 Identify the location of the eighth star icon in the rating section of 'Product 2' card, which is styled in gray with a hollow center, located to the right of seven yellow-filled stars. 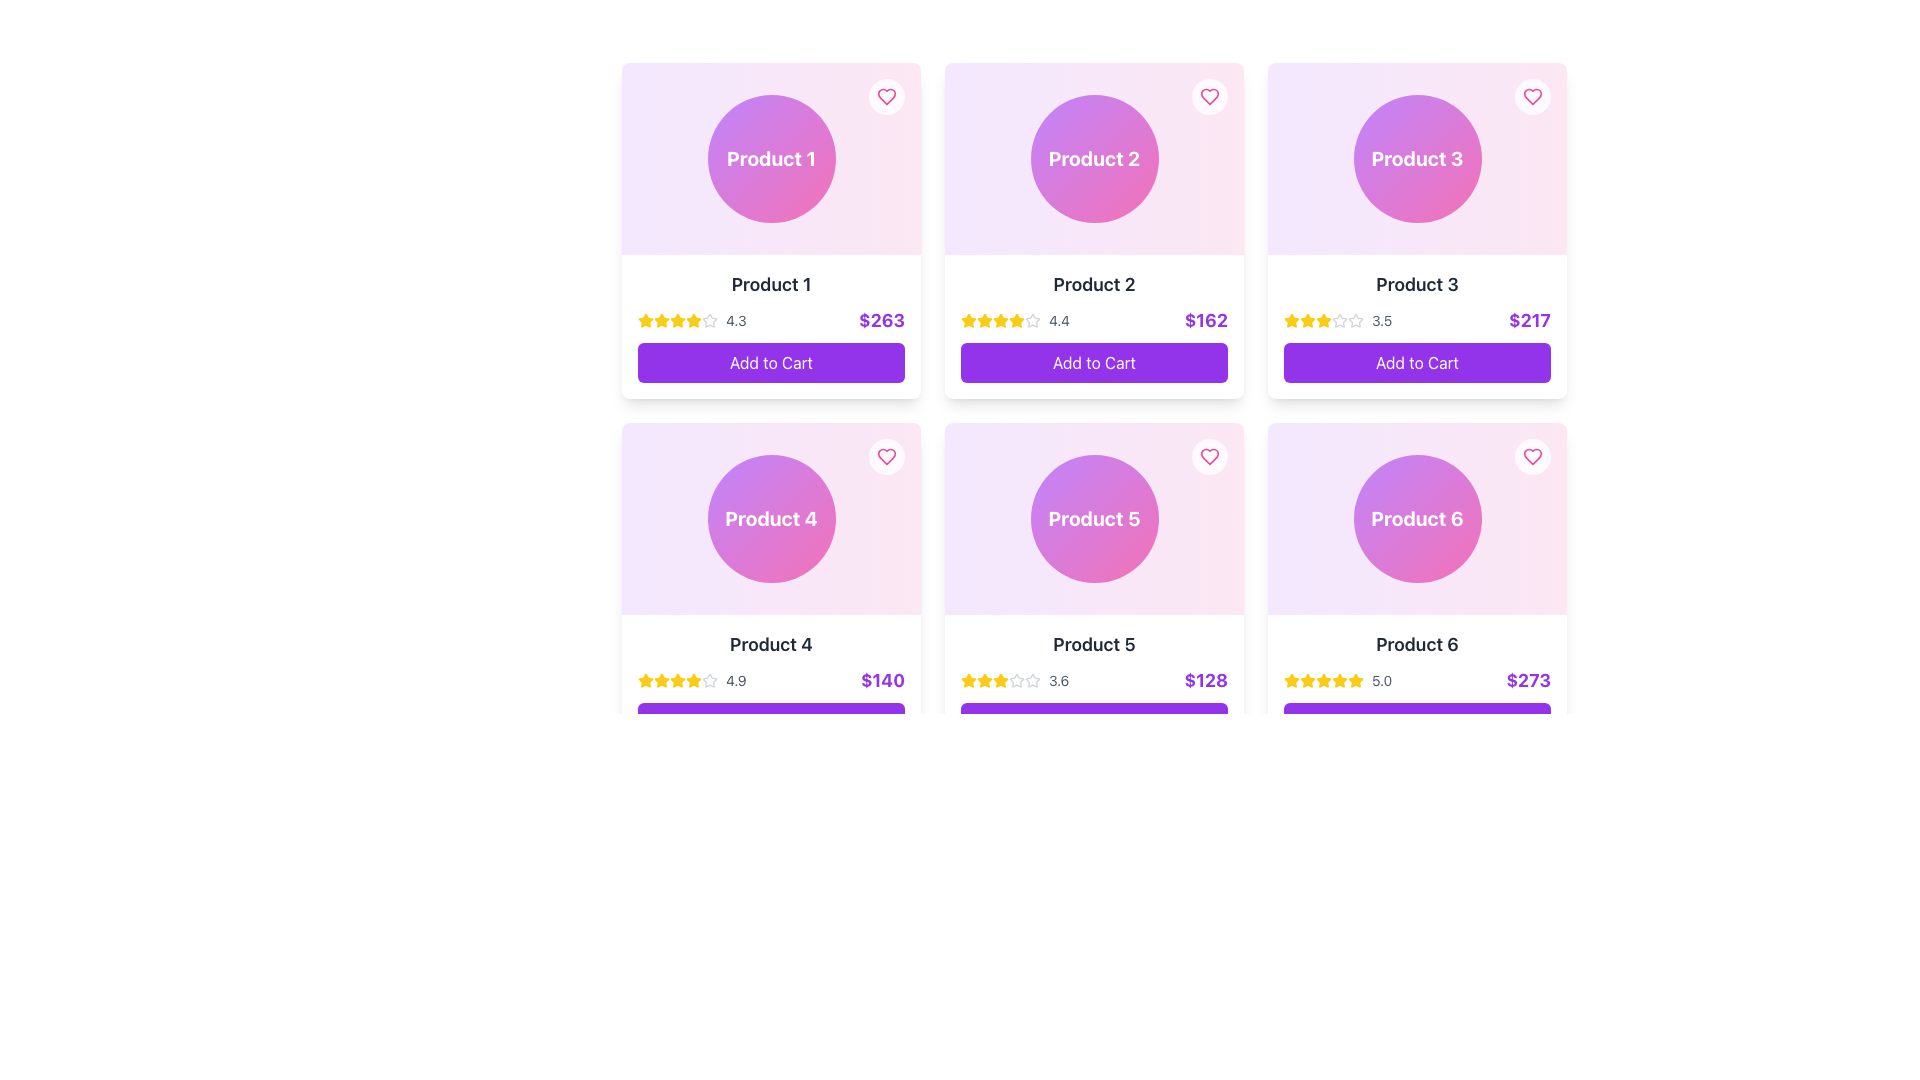
(1032, 319).